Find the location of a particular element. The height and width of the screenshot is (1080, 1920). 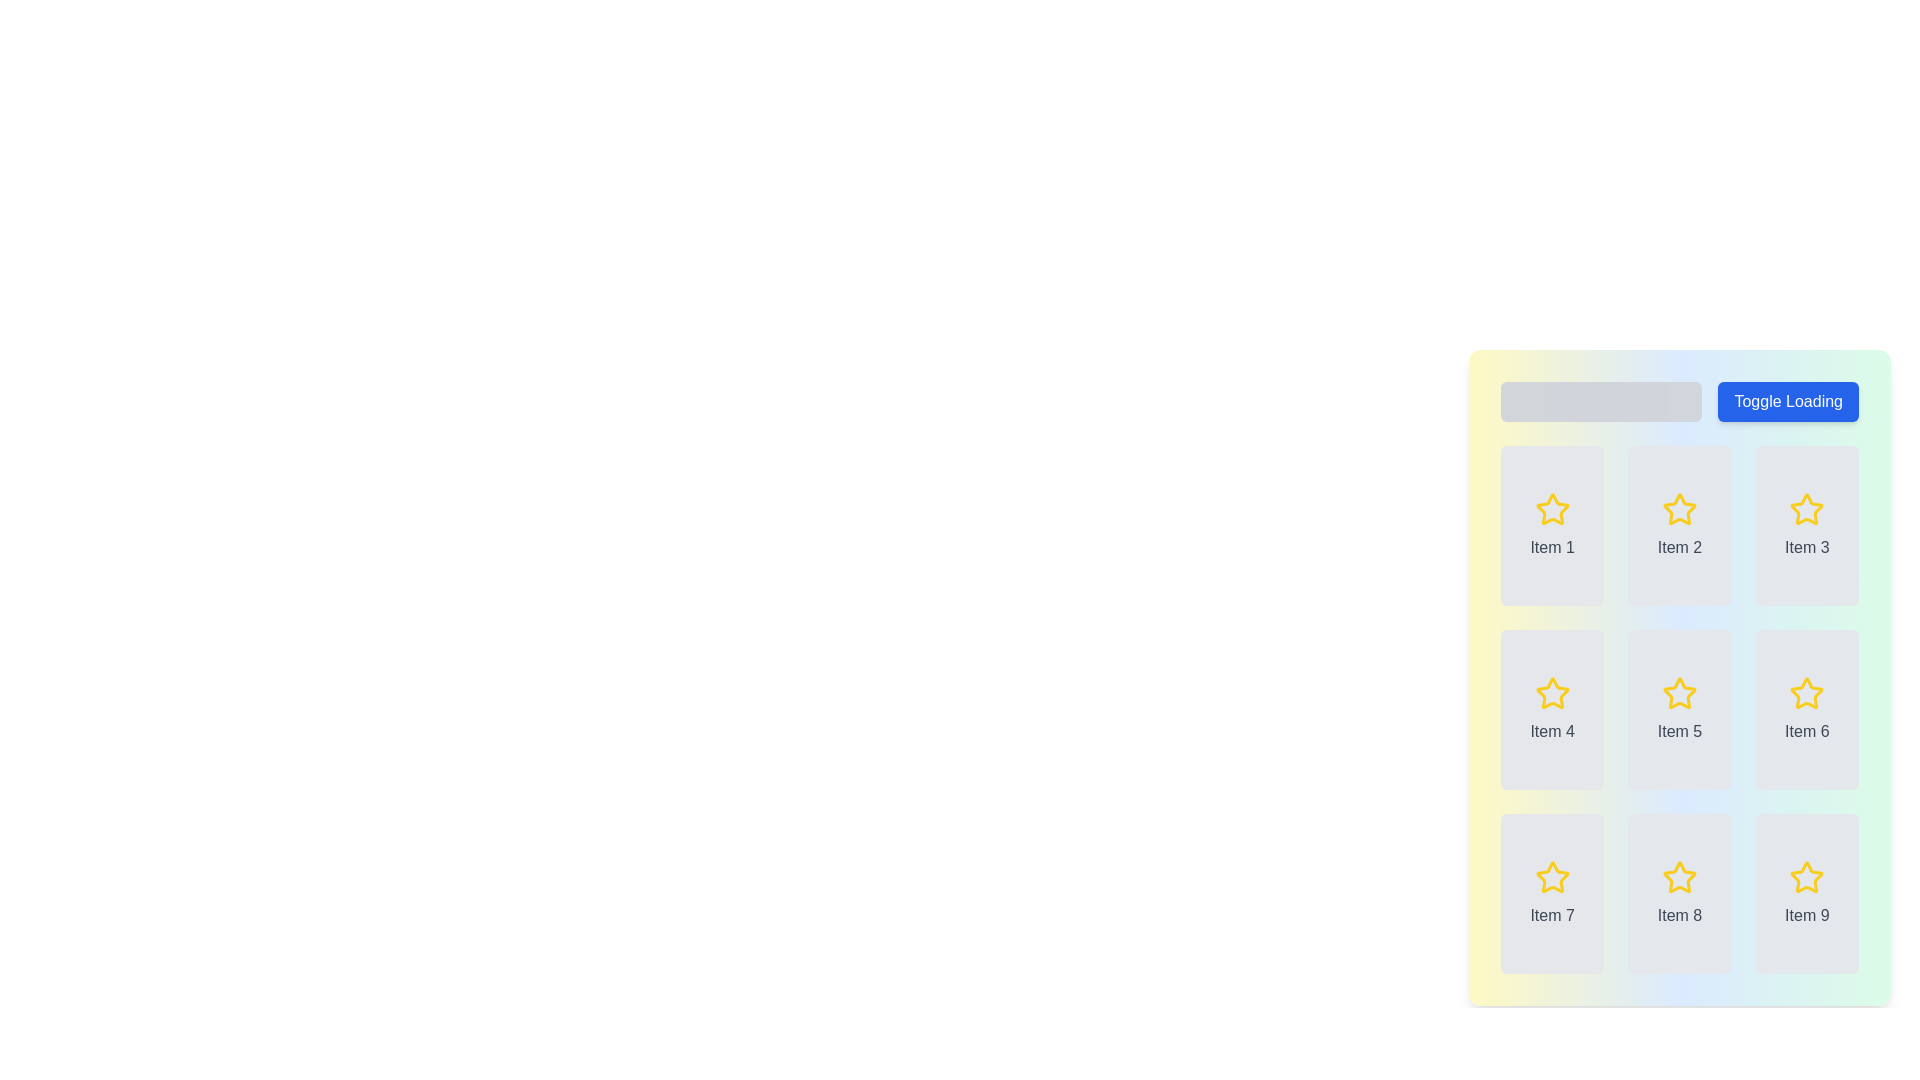

the first star icon in the grid associated with 'Item 1' is located at coordinates (1551, 508).